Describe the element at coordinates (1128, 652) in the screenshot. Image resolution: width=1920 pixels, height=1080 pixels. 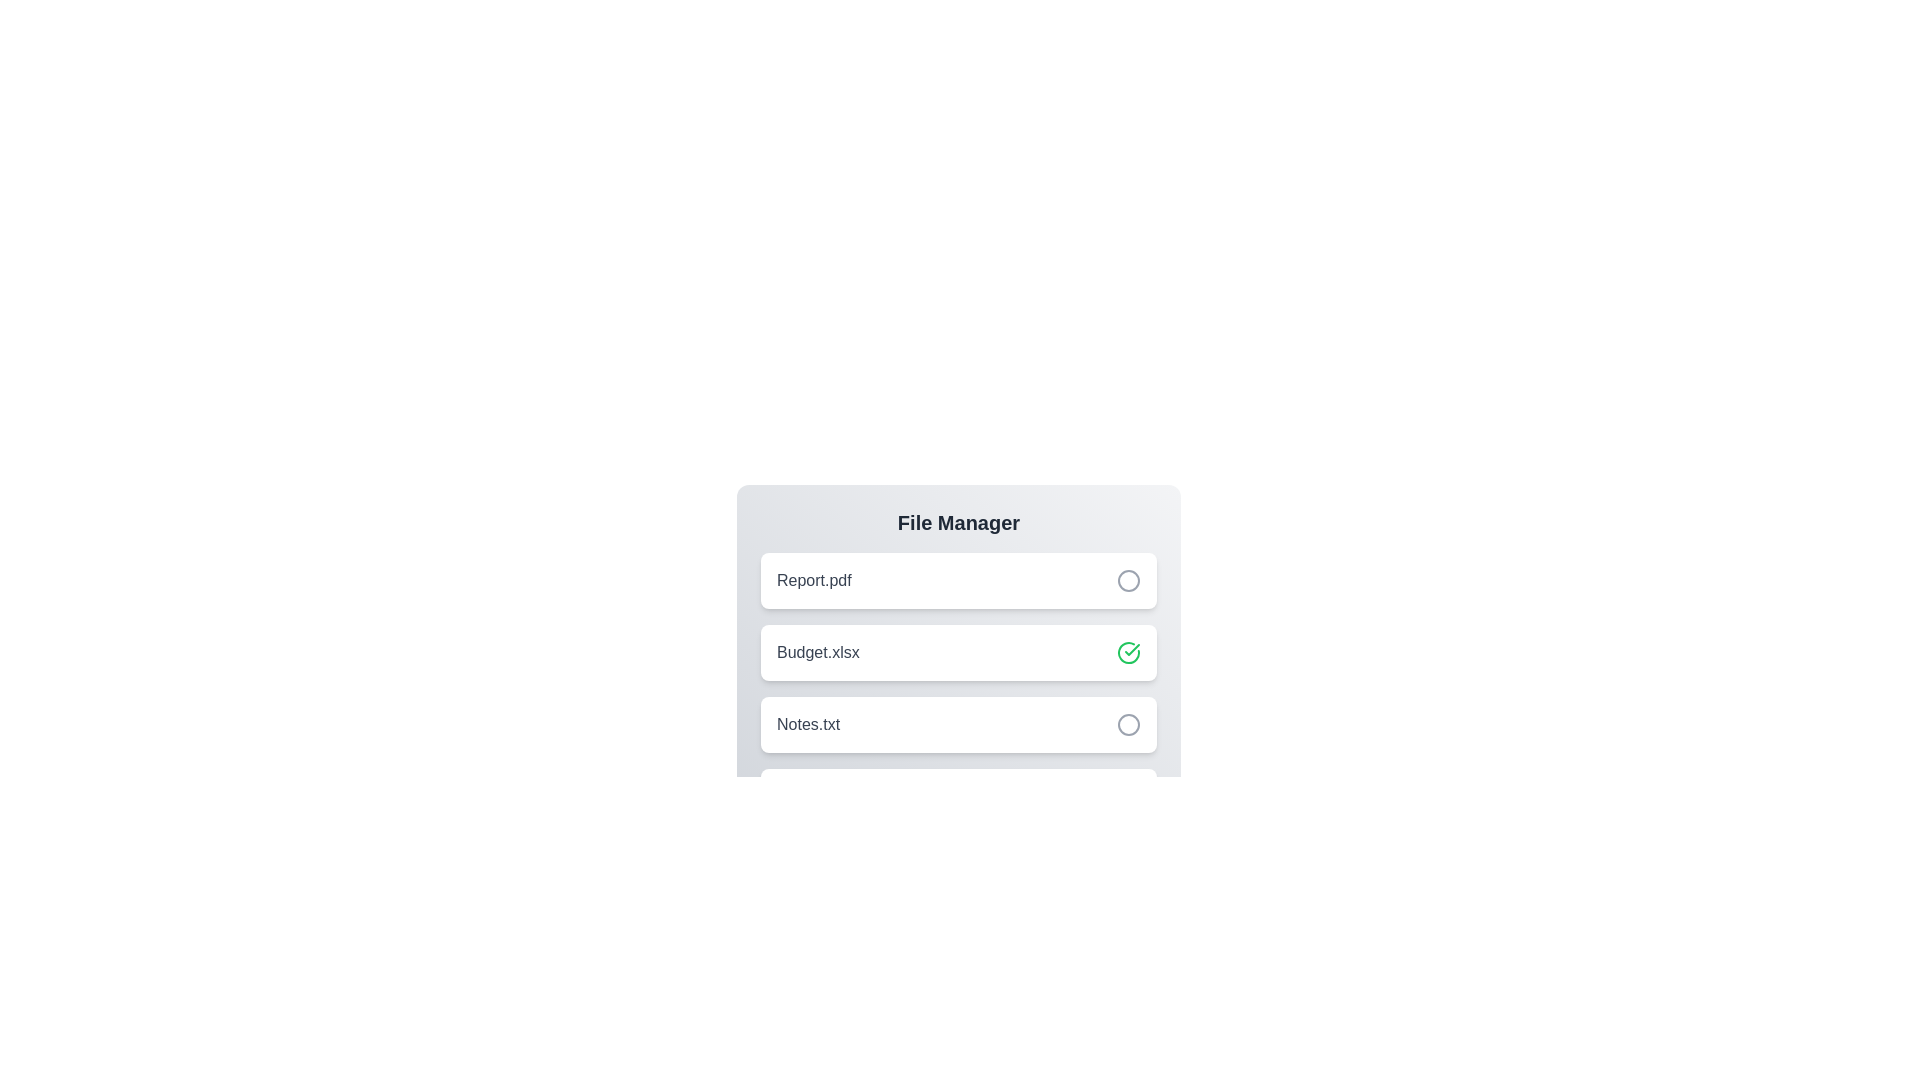
I see `the file item Budget.xlsx by clicking its associated button` at that location.